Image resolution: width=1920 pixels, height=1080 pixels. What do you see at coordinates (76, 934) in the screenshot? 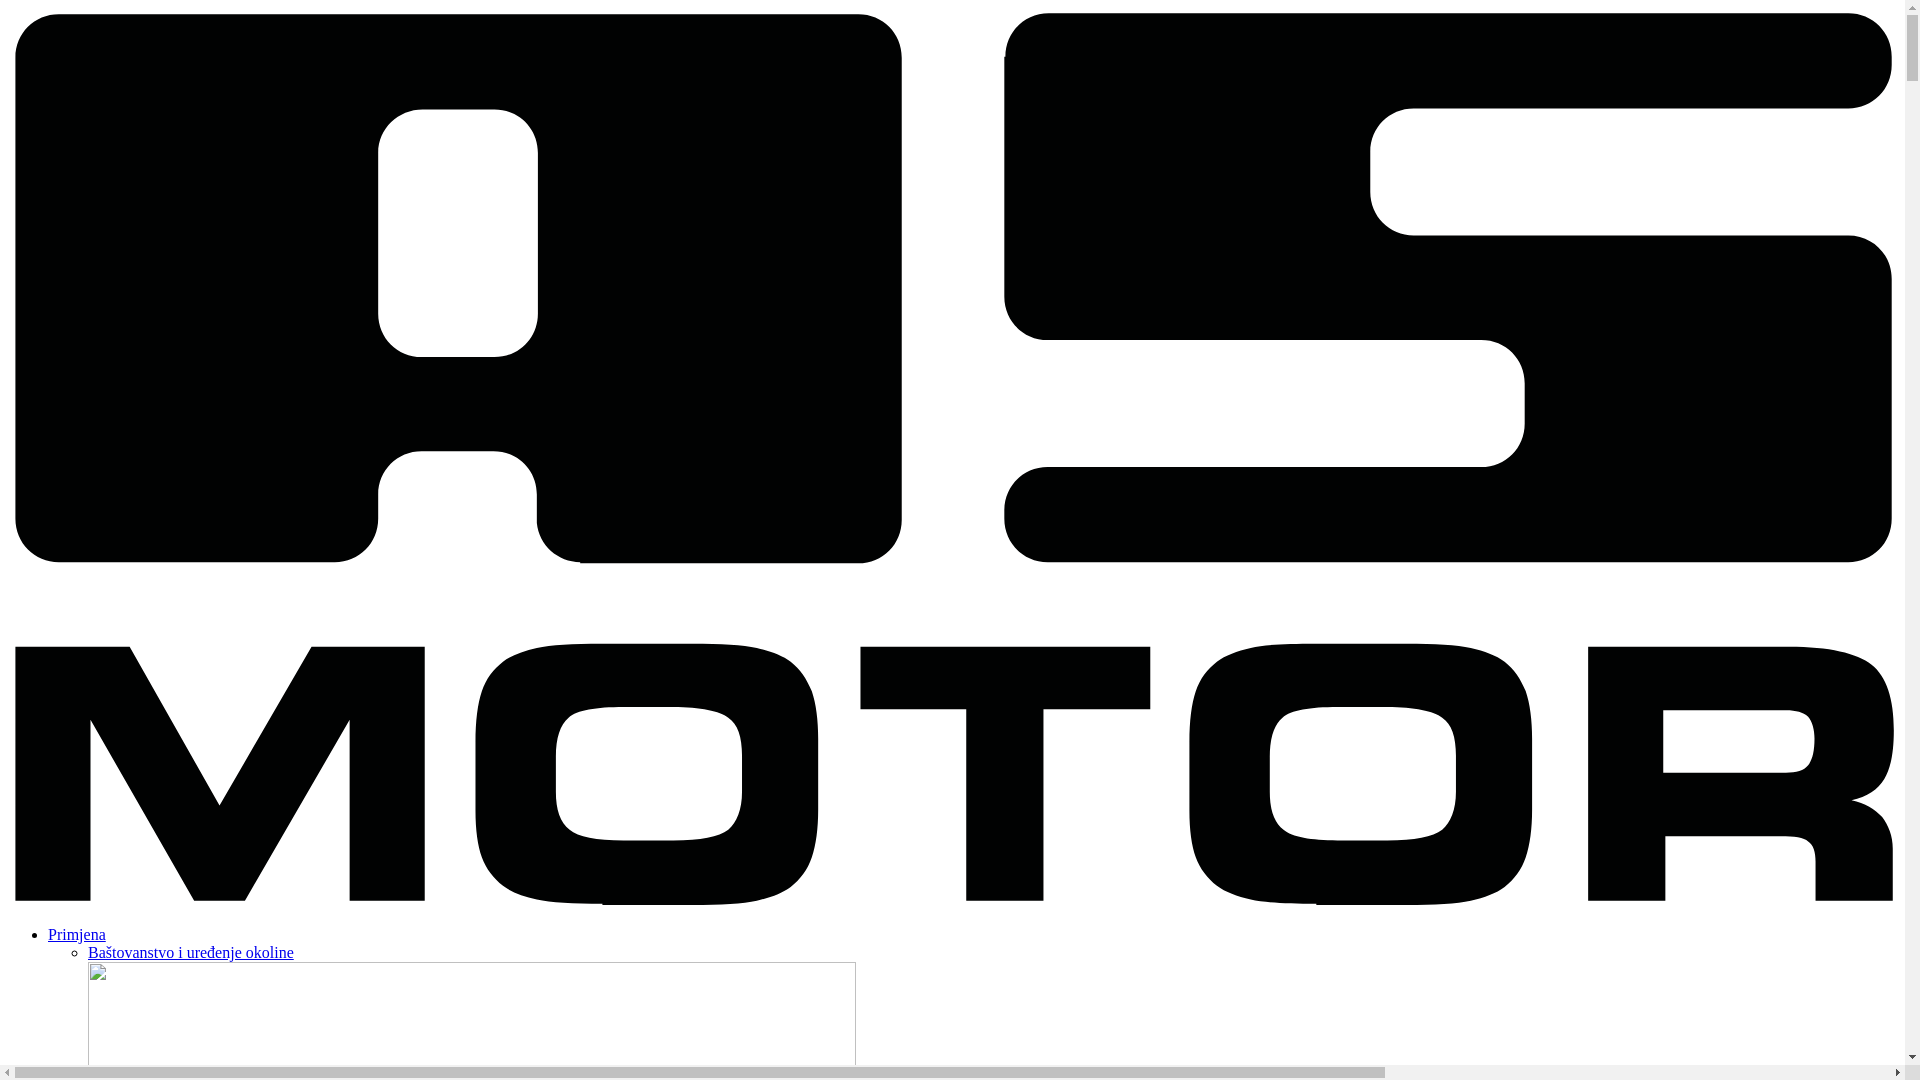
I see `'Primjena'` at bounding box center [76, 934].